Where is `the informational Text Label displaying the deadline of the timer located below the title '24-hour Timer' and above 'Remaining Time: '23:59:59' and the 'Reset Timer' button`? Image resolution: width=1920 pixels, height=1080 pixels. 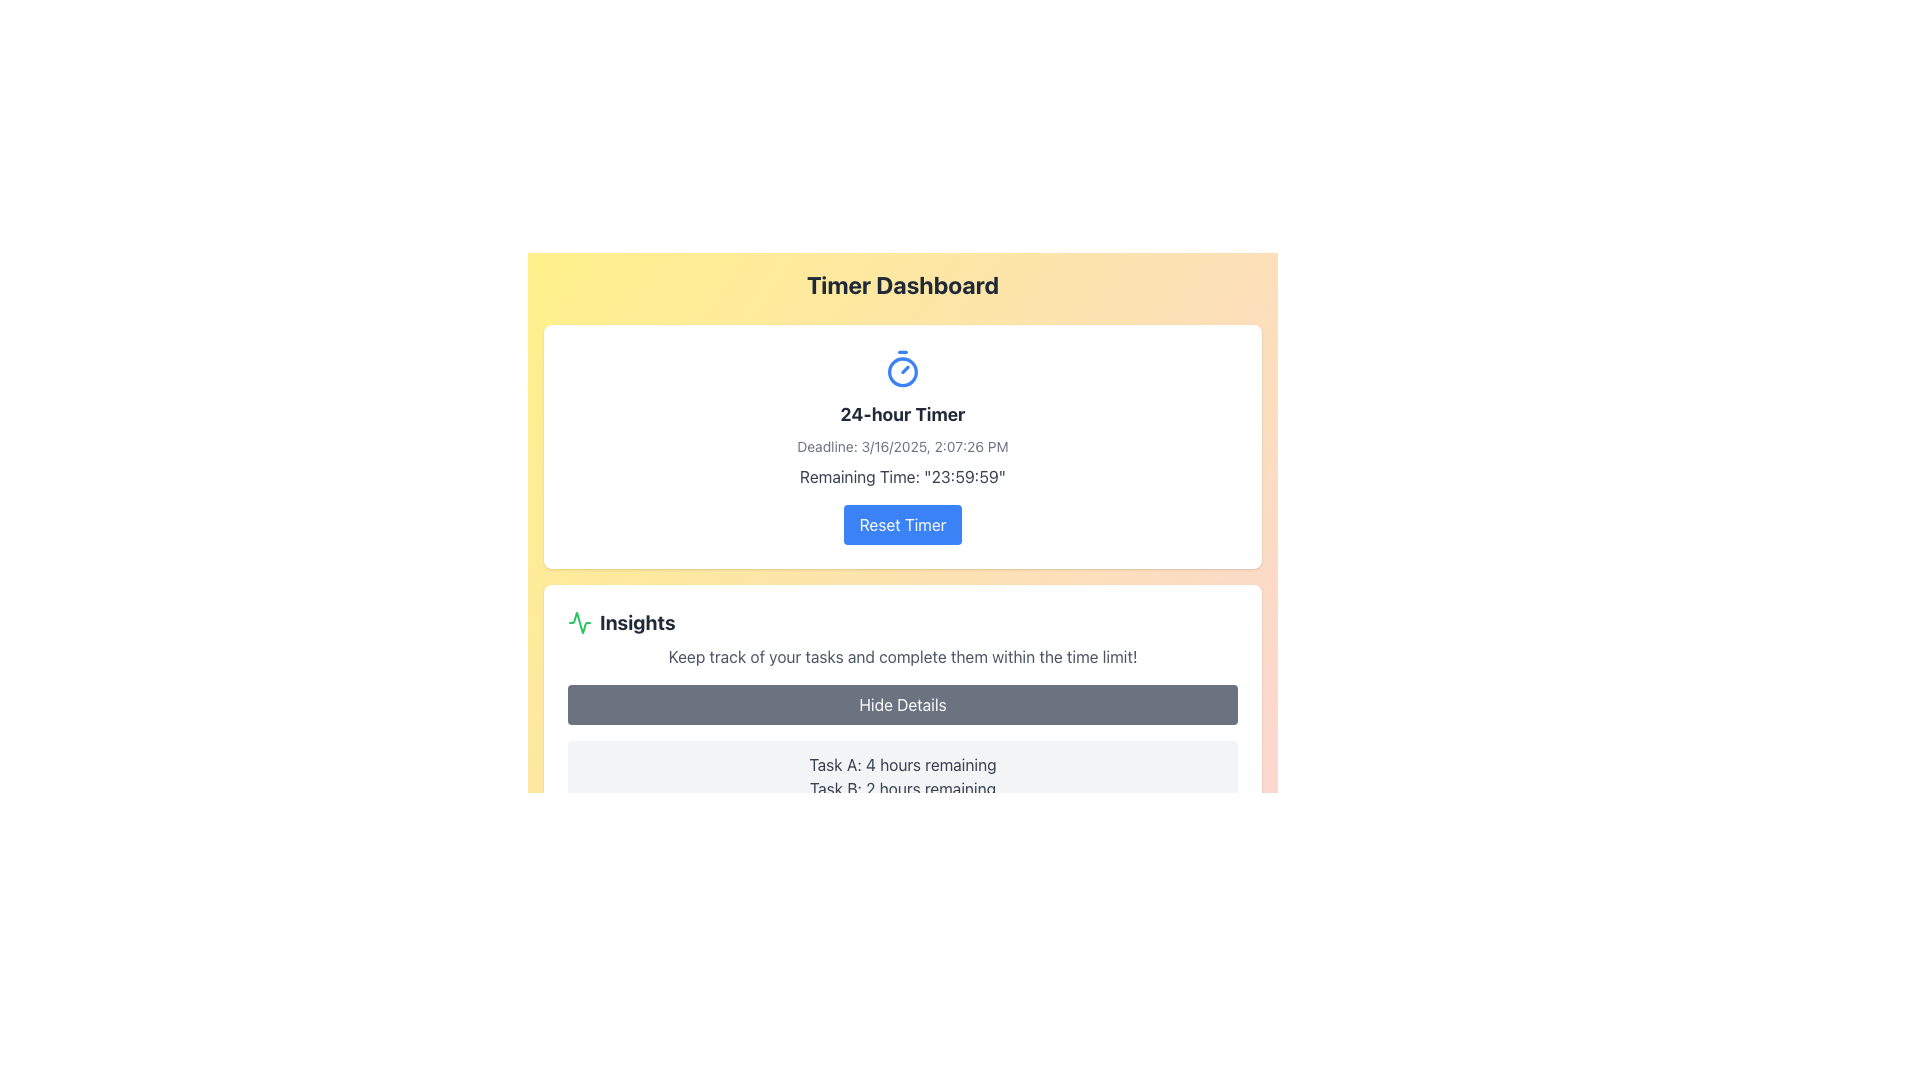
the informational Text Label displaying the deadline of the timer located below the title '24-hour Timer' and above 'Remaining Time: '23:59:59' and the 'Reset Timer' button is located at coordinates (901, 446).